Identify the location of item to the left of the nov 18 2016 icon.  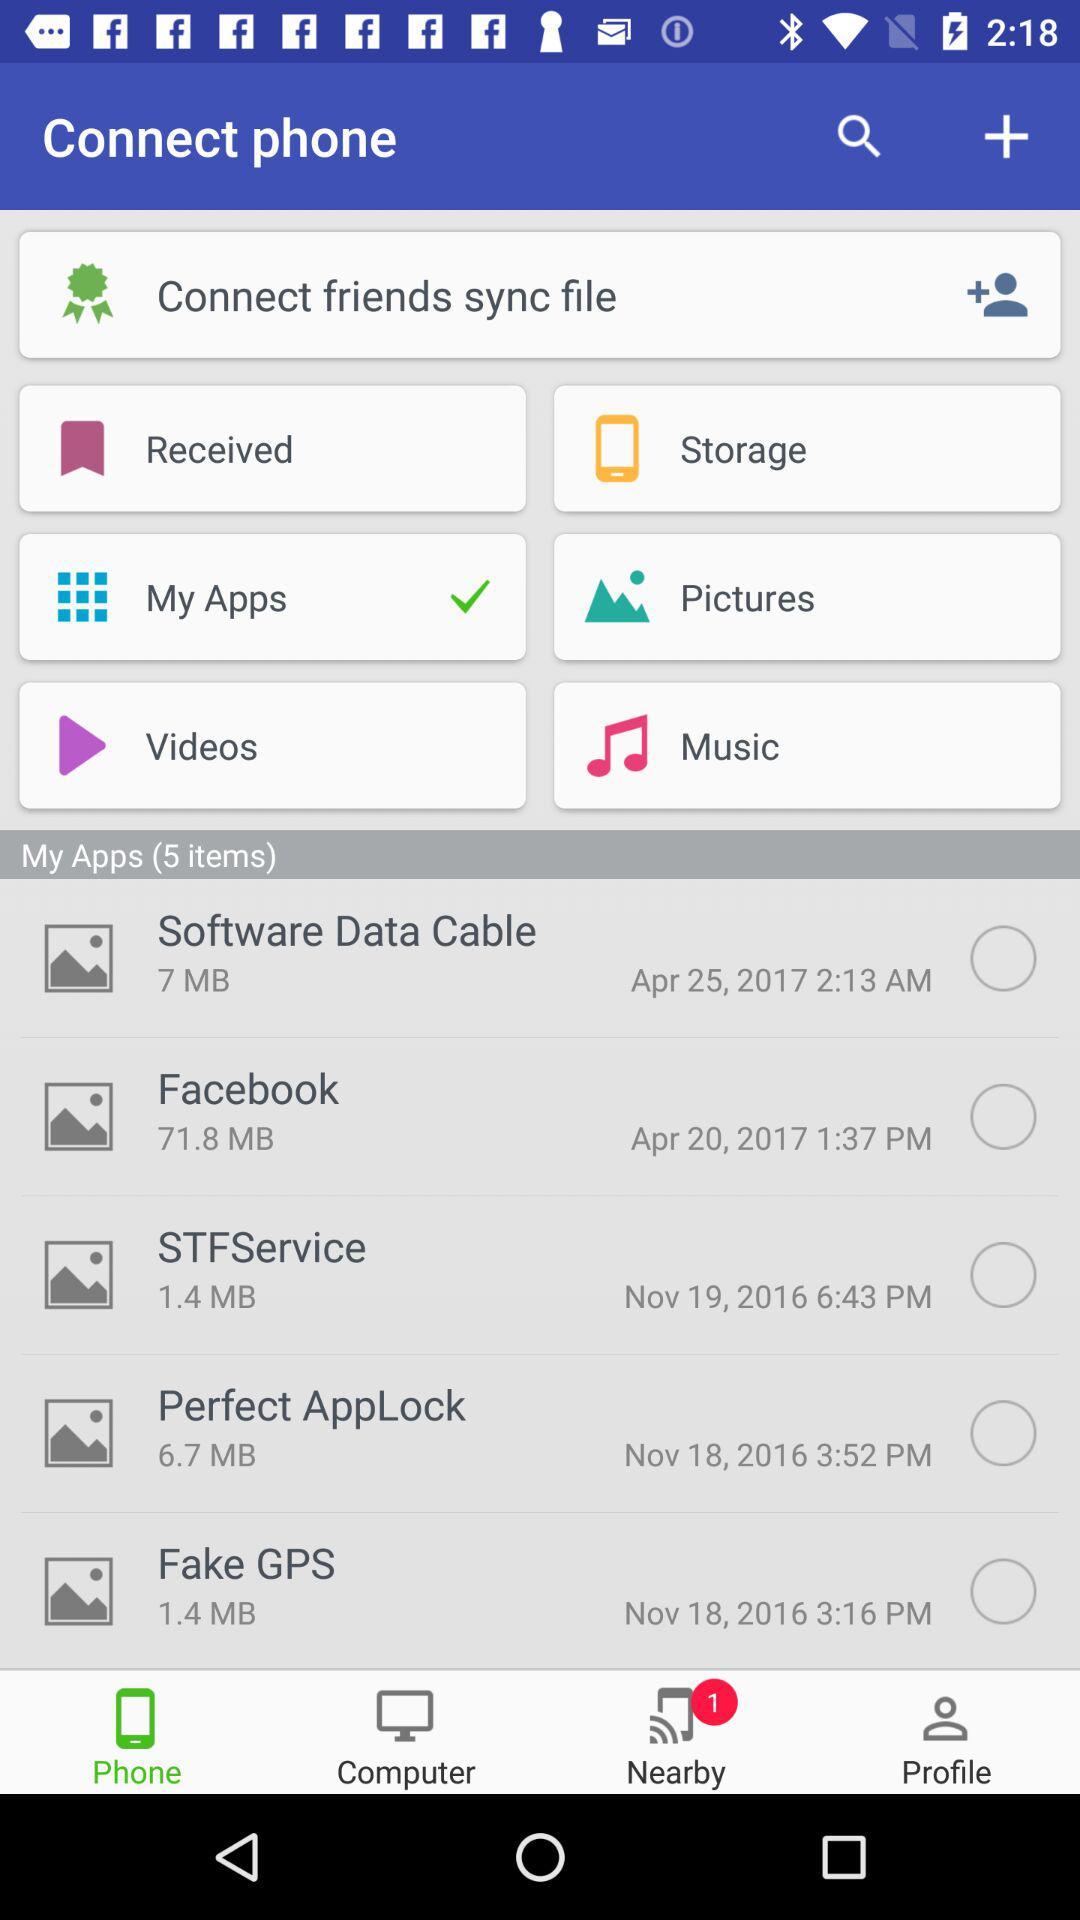
(350, 1453).